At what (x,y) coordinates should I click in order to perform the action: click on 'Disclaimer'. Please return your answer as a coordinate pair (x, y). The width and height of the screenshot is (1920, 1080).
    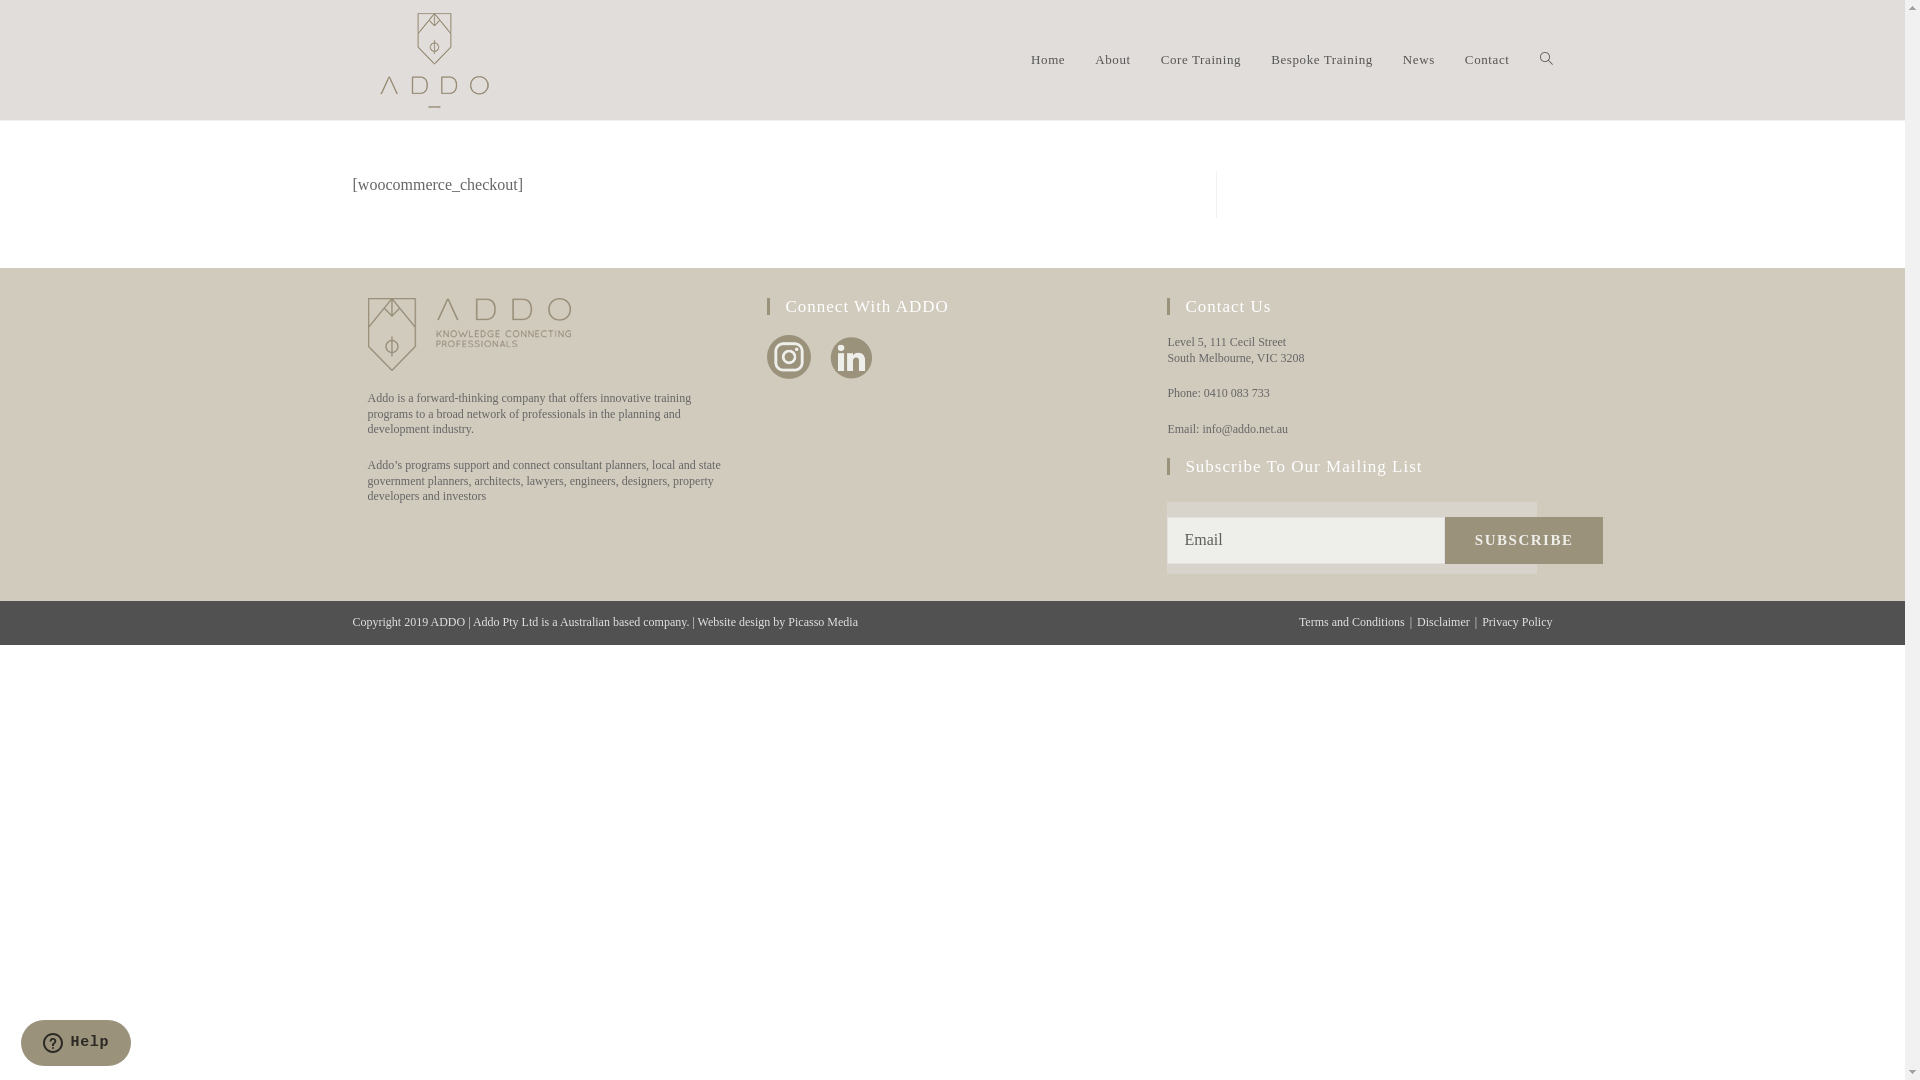
    Looking at the image, I should click on (1415, 620).